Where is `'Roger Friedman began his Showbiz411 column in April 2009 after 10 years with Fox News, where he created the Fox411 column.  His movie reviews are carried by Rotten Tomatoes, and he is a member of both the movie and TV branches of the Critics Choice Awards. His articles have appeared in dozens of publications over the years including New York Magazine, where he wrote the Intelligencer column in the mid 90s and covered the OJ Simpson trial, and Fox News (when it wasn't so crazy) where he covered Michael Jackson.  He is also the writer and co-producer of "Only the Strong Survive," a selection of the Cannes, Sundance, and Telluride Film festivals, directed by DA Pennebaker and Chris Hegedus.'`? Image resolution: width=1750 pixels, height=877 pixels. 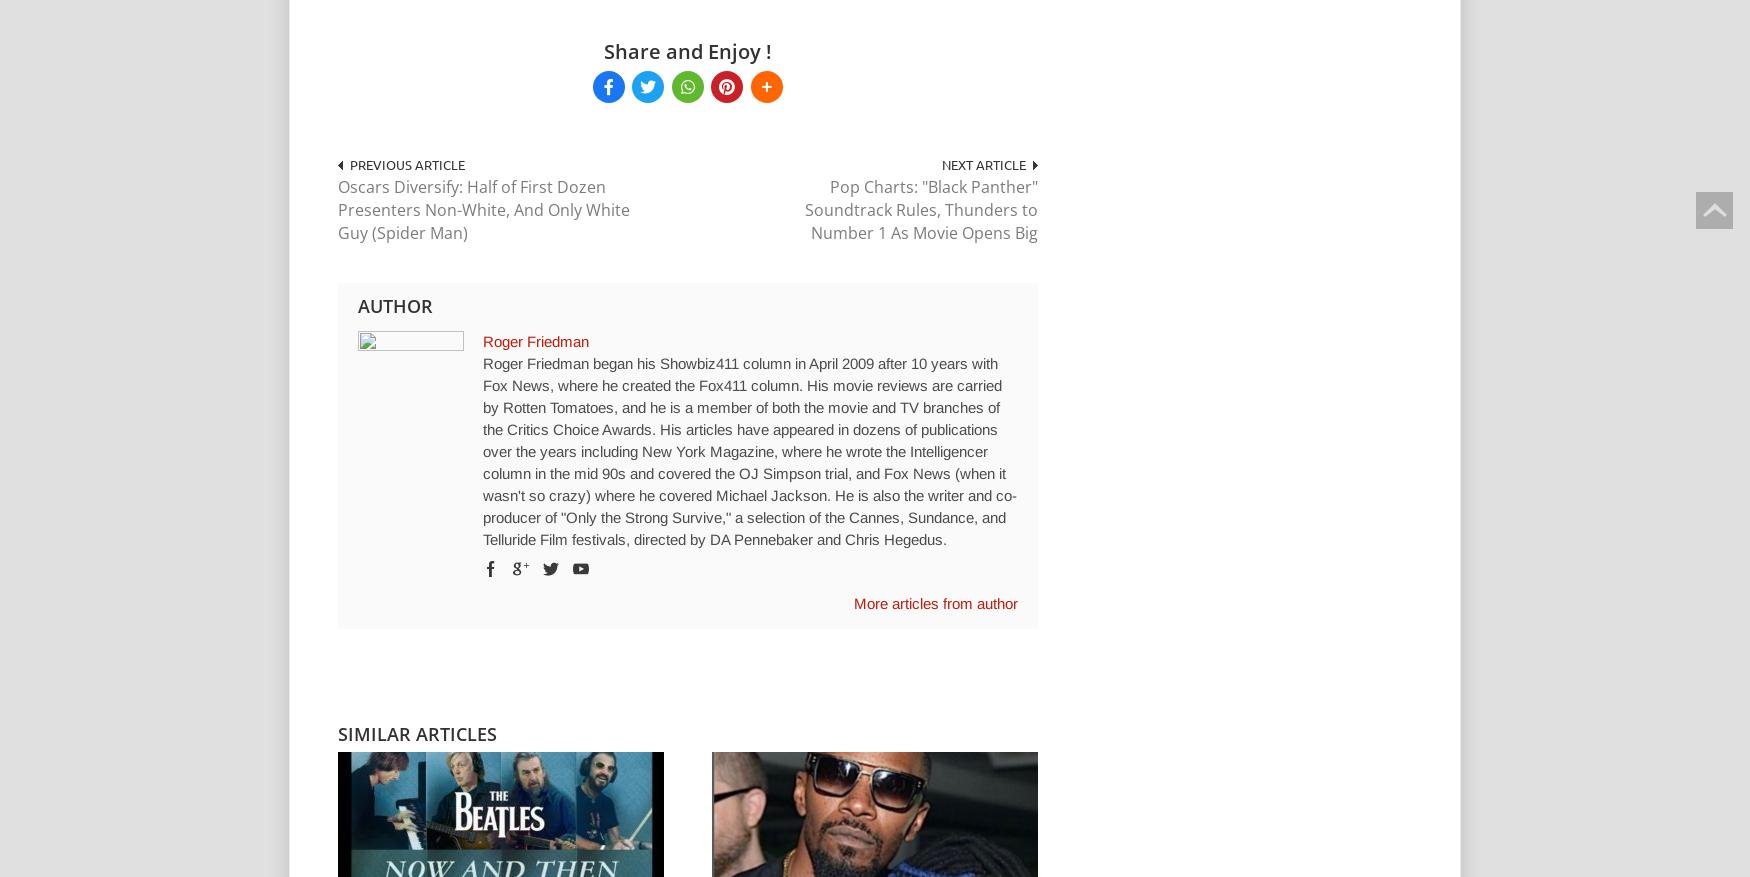 'Roger Friedman began his Showbiz411 column in April 2009 after 10 years with Fox News, where he created the Fox411 column.  His movie reviews are carried by Rotten Tomatoes, and he is a member of both the movie and TV branches of the Critics Choice Awards. His articles have appeared in dozens of publications over the years including New York Magazine, where he wrote the Intelligencer column in the mid 90s and covered the OJ Simpson trial, and Fox News (when it wasn't so crazy) where he covered Michael Jackson.  He is also the writer and co-producer of "Only the Strong Survive," a selection of the Cannes, Sundance, and Telluride Film festivals, directed by DA Pennebaker and Chris Hegedus.' is located at coordinates (750, 450).